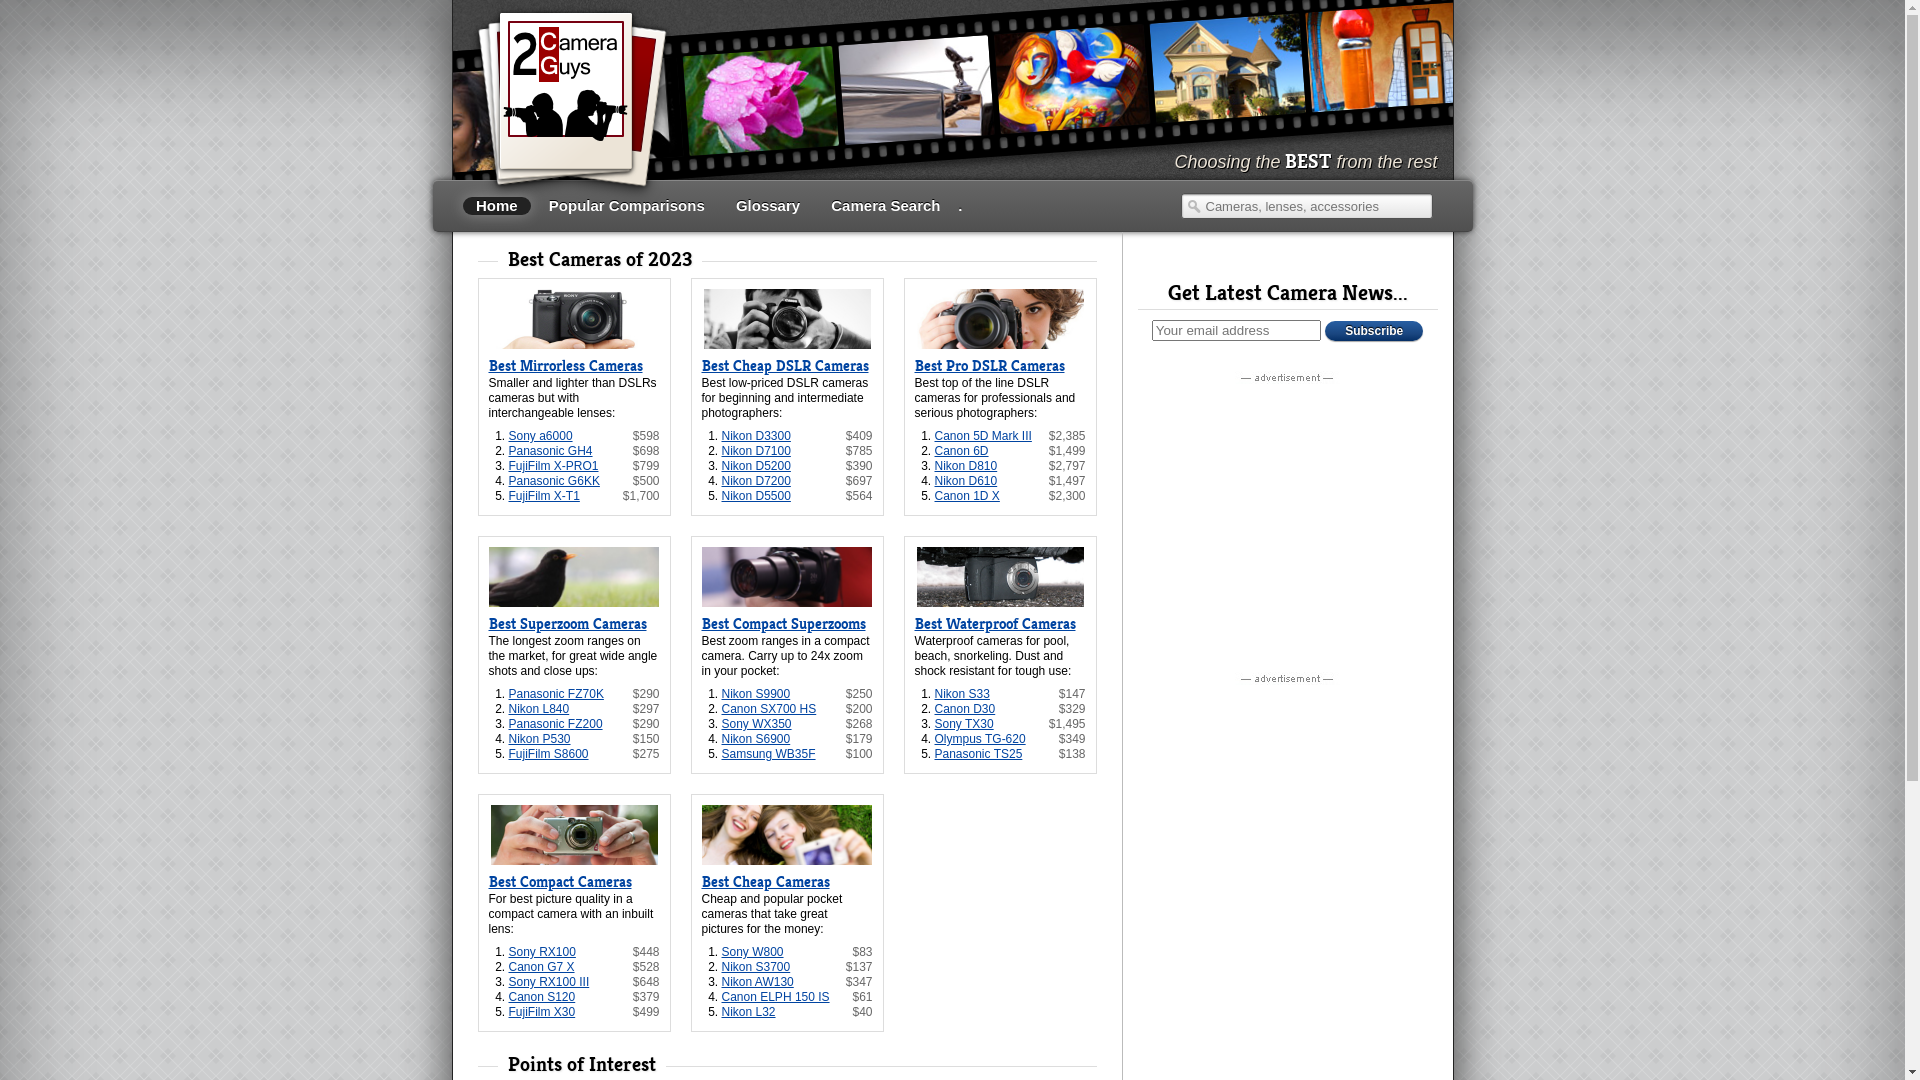 Image resolution: width=1920 pixels, height=1080 pixels. What do you see at coordinates (1372, 330) in the screenshot?
I see `'Subscribe'` at bounding box center [1372, 330].